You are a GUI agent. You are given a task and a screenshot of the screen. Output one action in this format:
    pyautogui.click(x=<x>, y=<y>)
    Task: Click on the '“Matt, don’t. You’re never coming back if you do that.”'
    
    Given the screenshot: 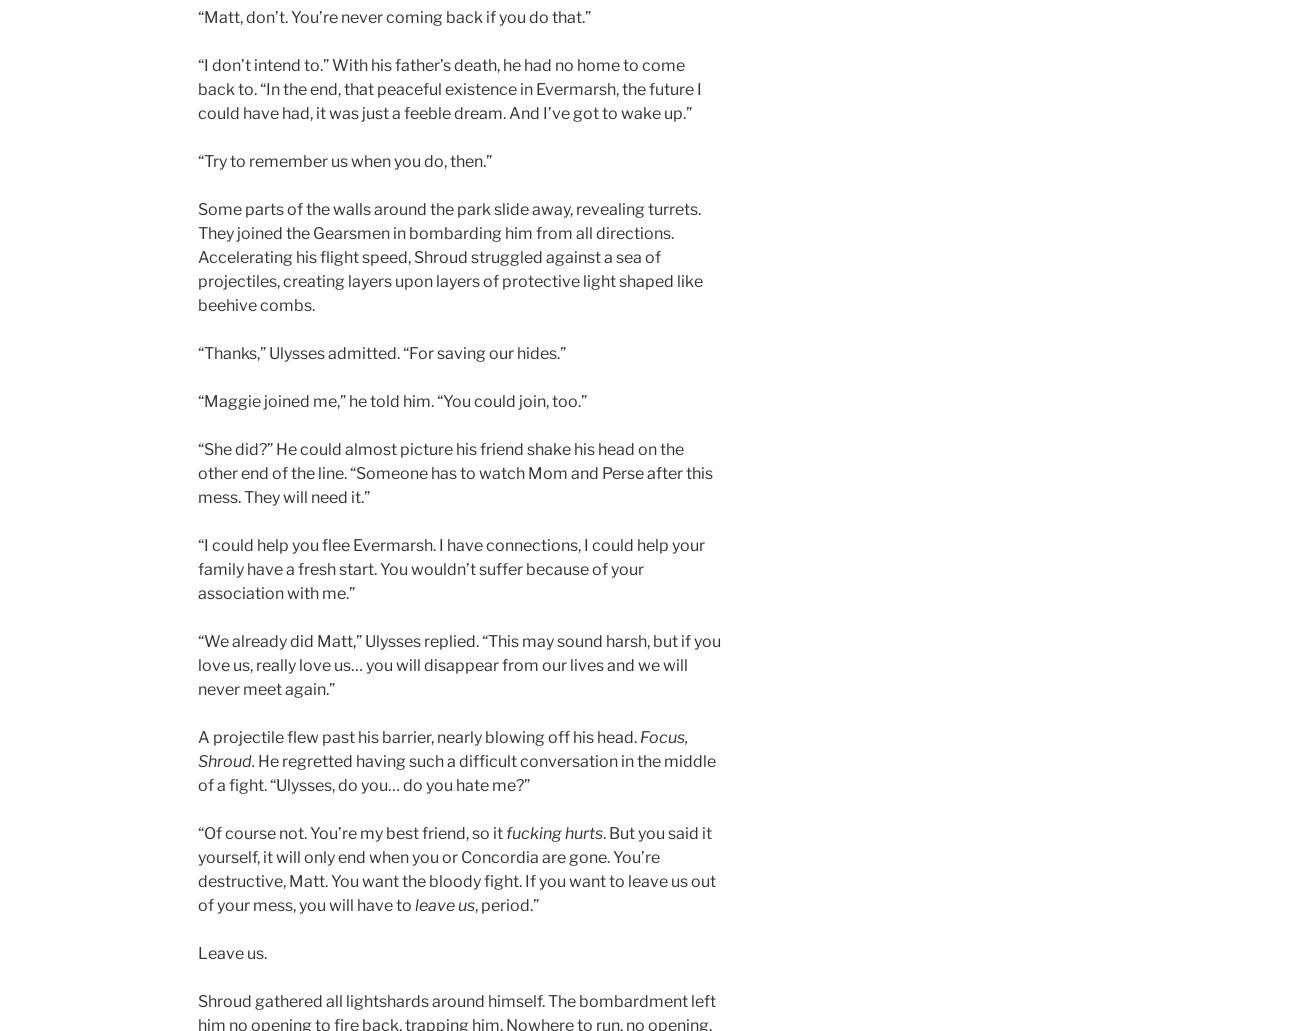 What is the action you would take?
    pyautogui.click(x=394, y=17)
    